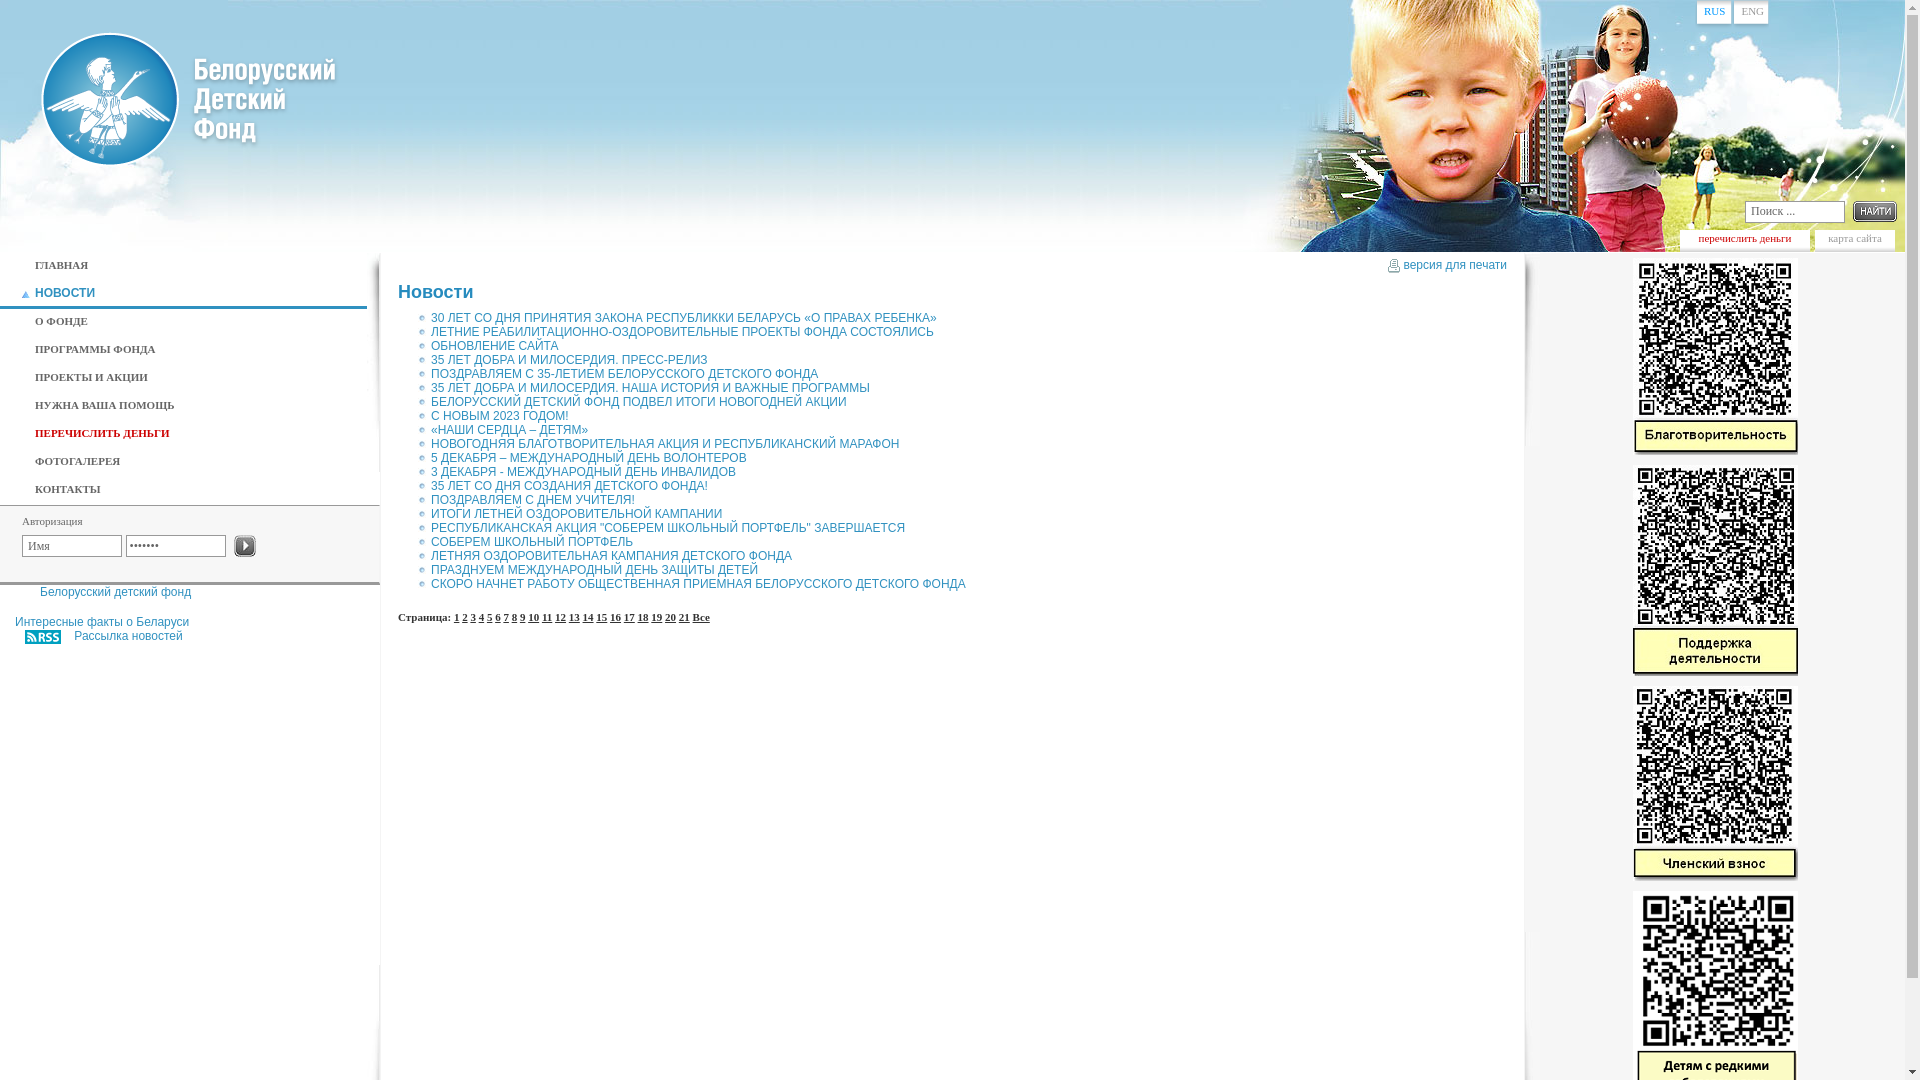 This screenshot has height=1080, width=1920. I want to click on '15', so click(600, 611).